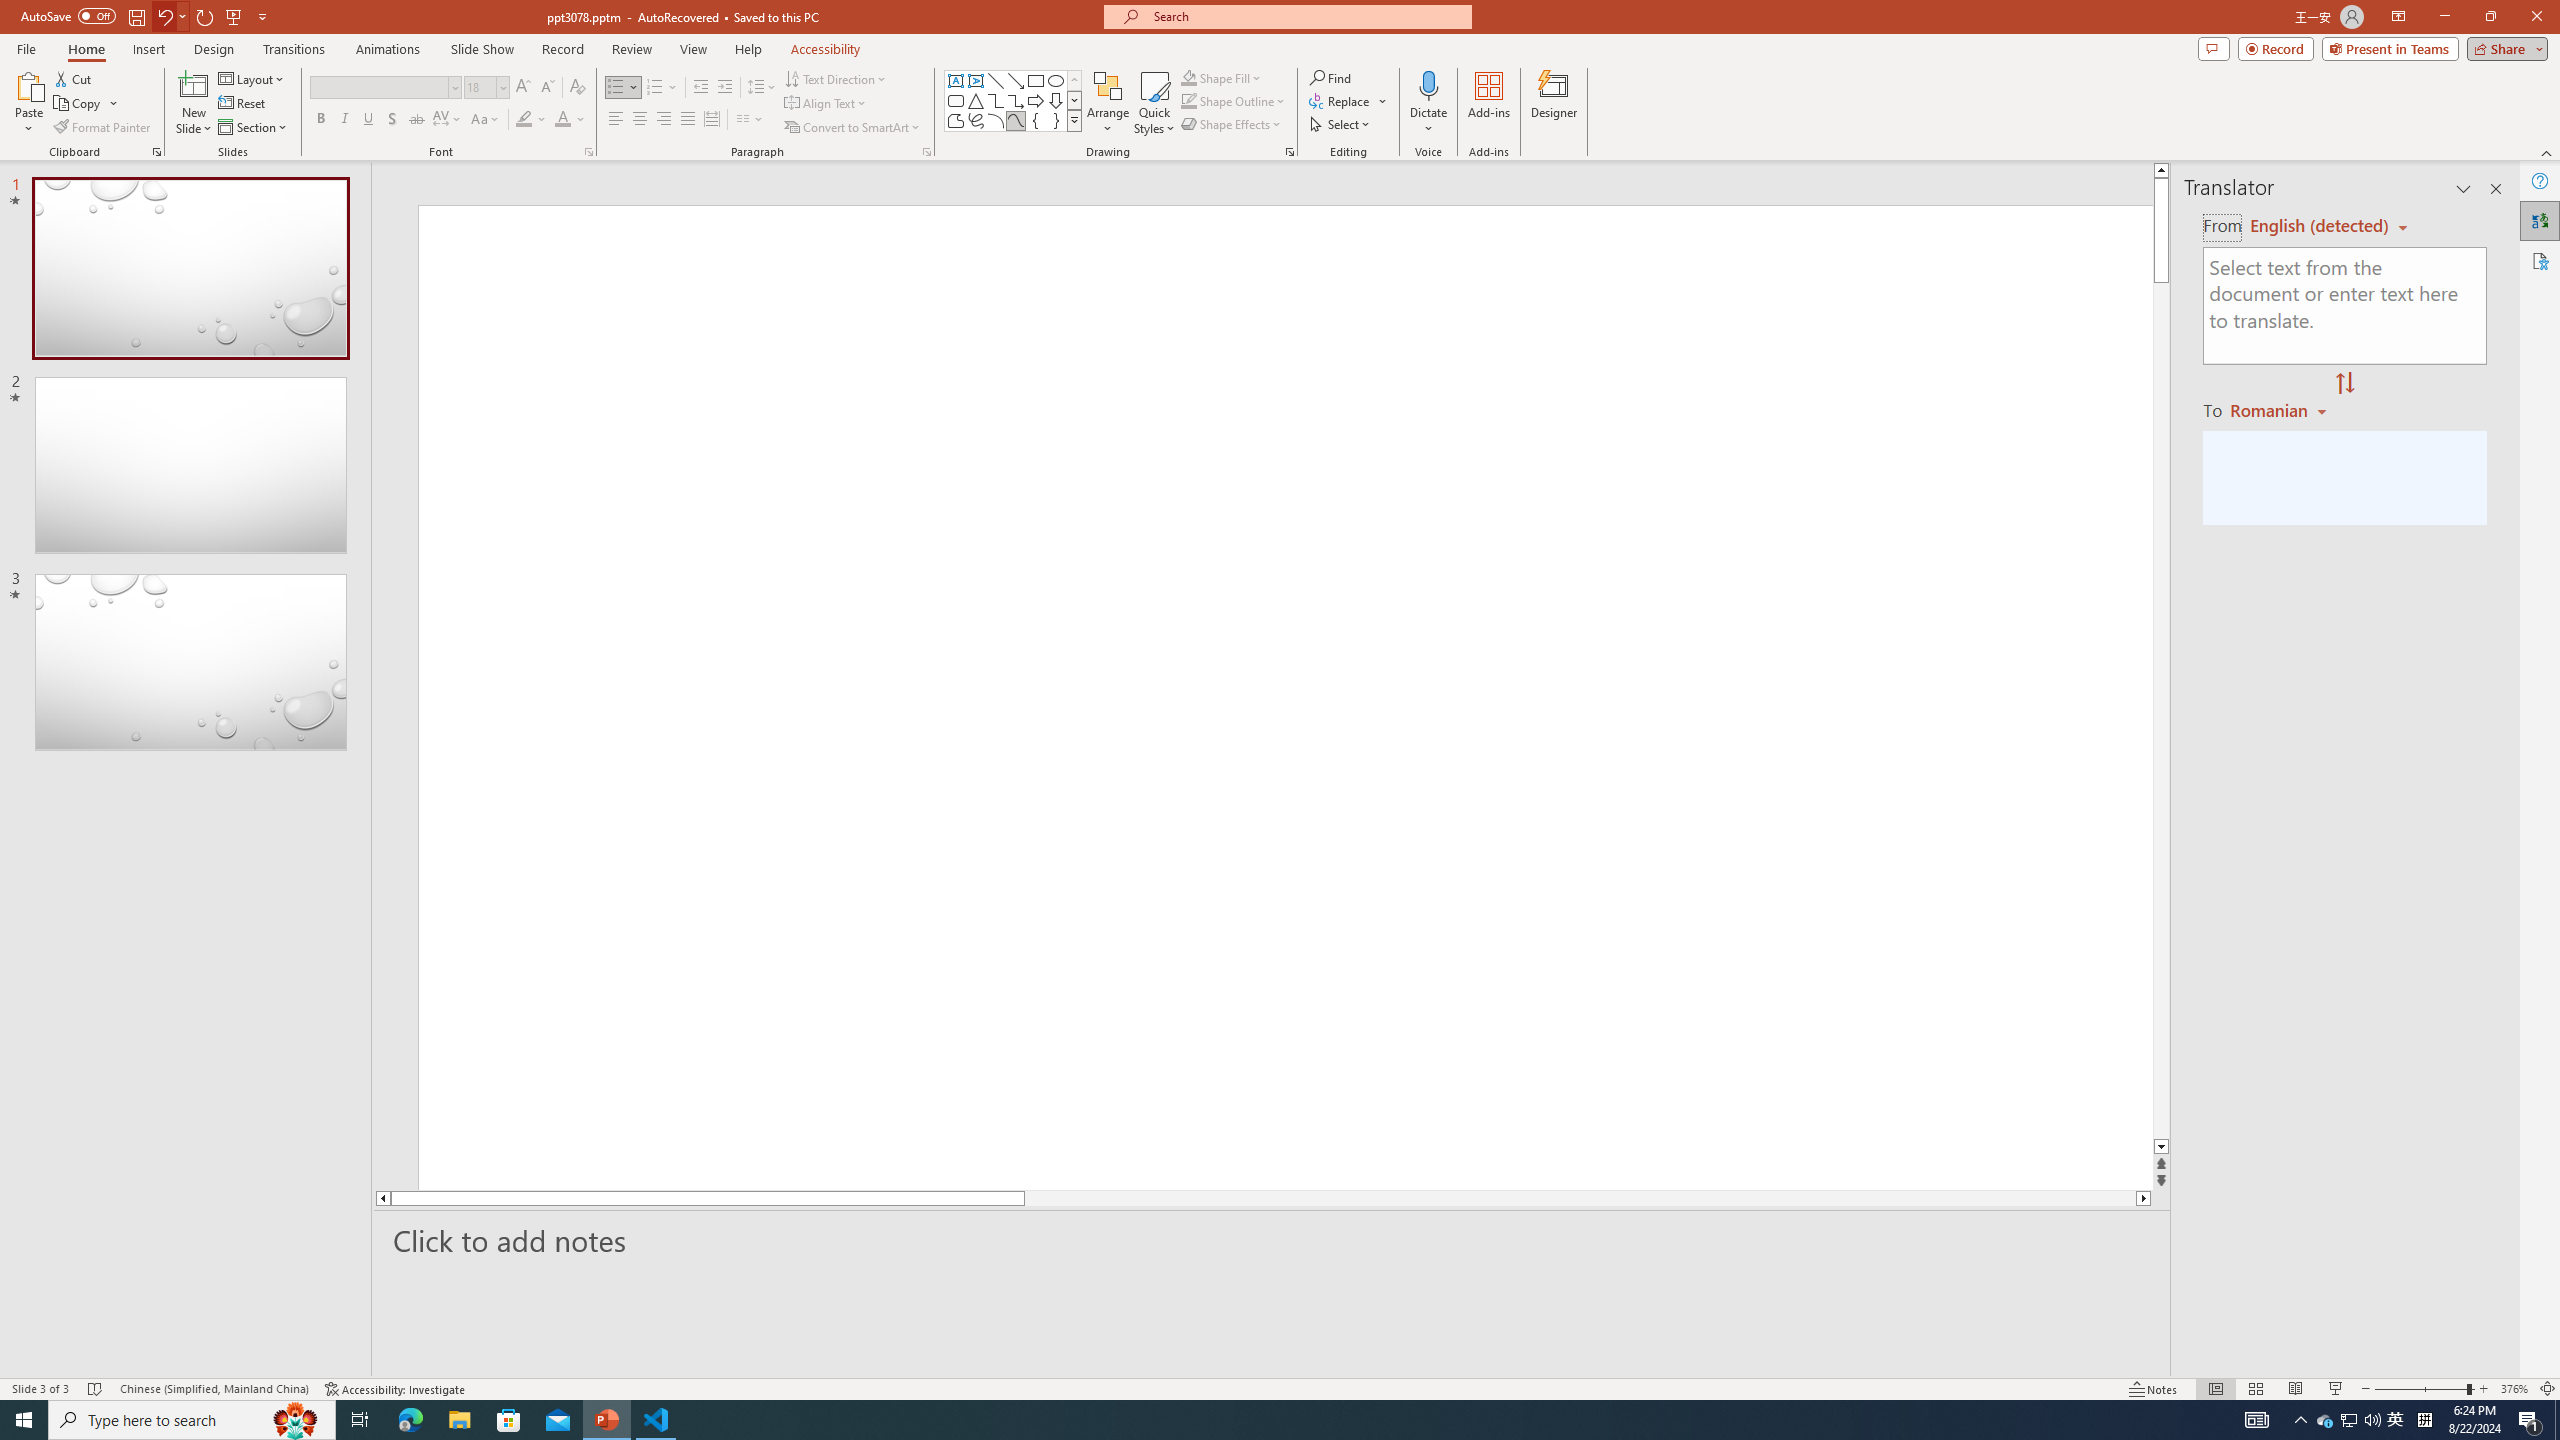 This screenshot has width=2560, height=1440. Describe the element at coordinates (2279, 409) in the screenshot. I see `'Romanian'` at that location.